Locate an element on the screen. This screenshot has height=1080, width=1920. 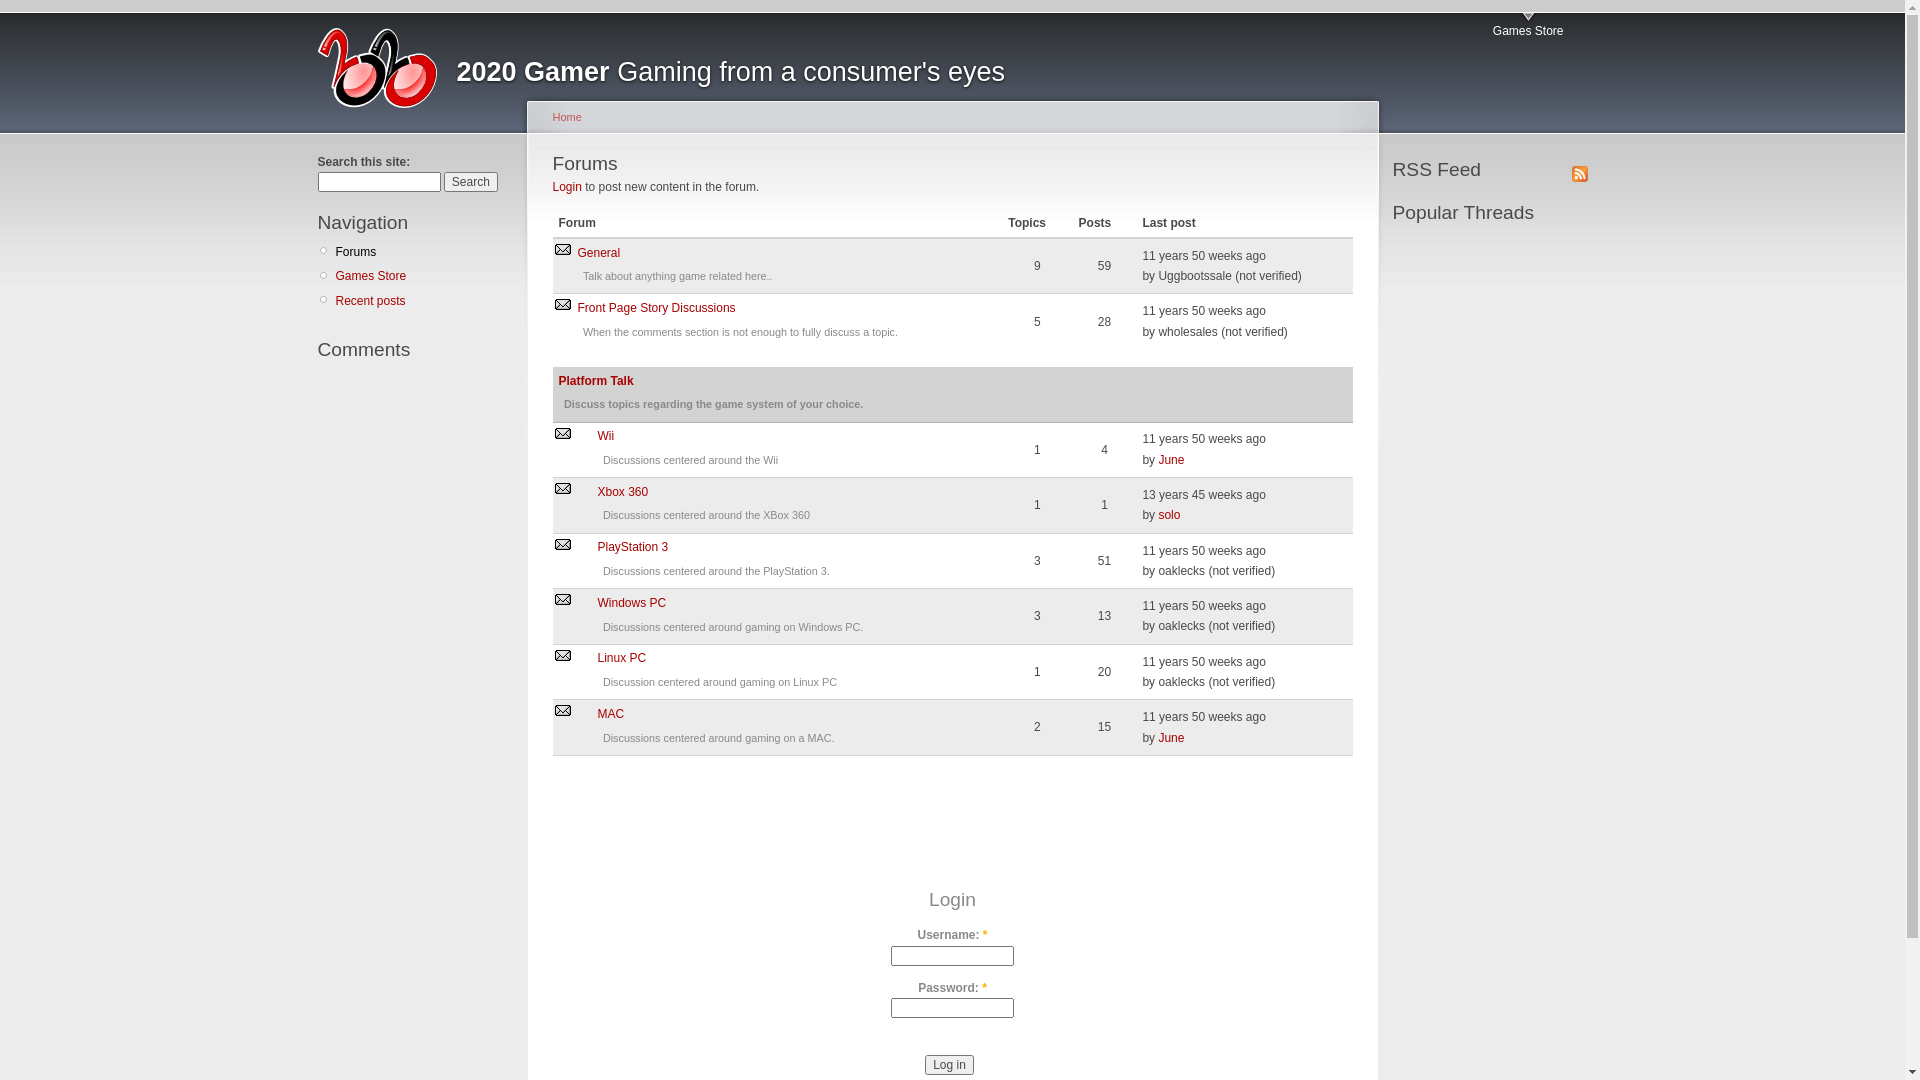
'MAC' is located at coordinates (610, 712).